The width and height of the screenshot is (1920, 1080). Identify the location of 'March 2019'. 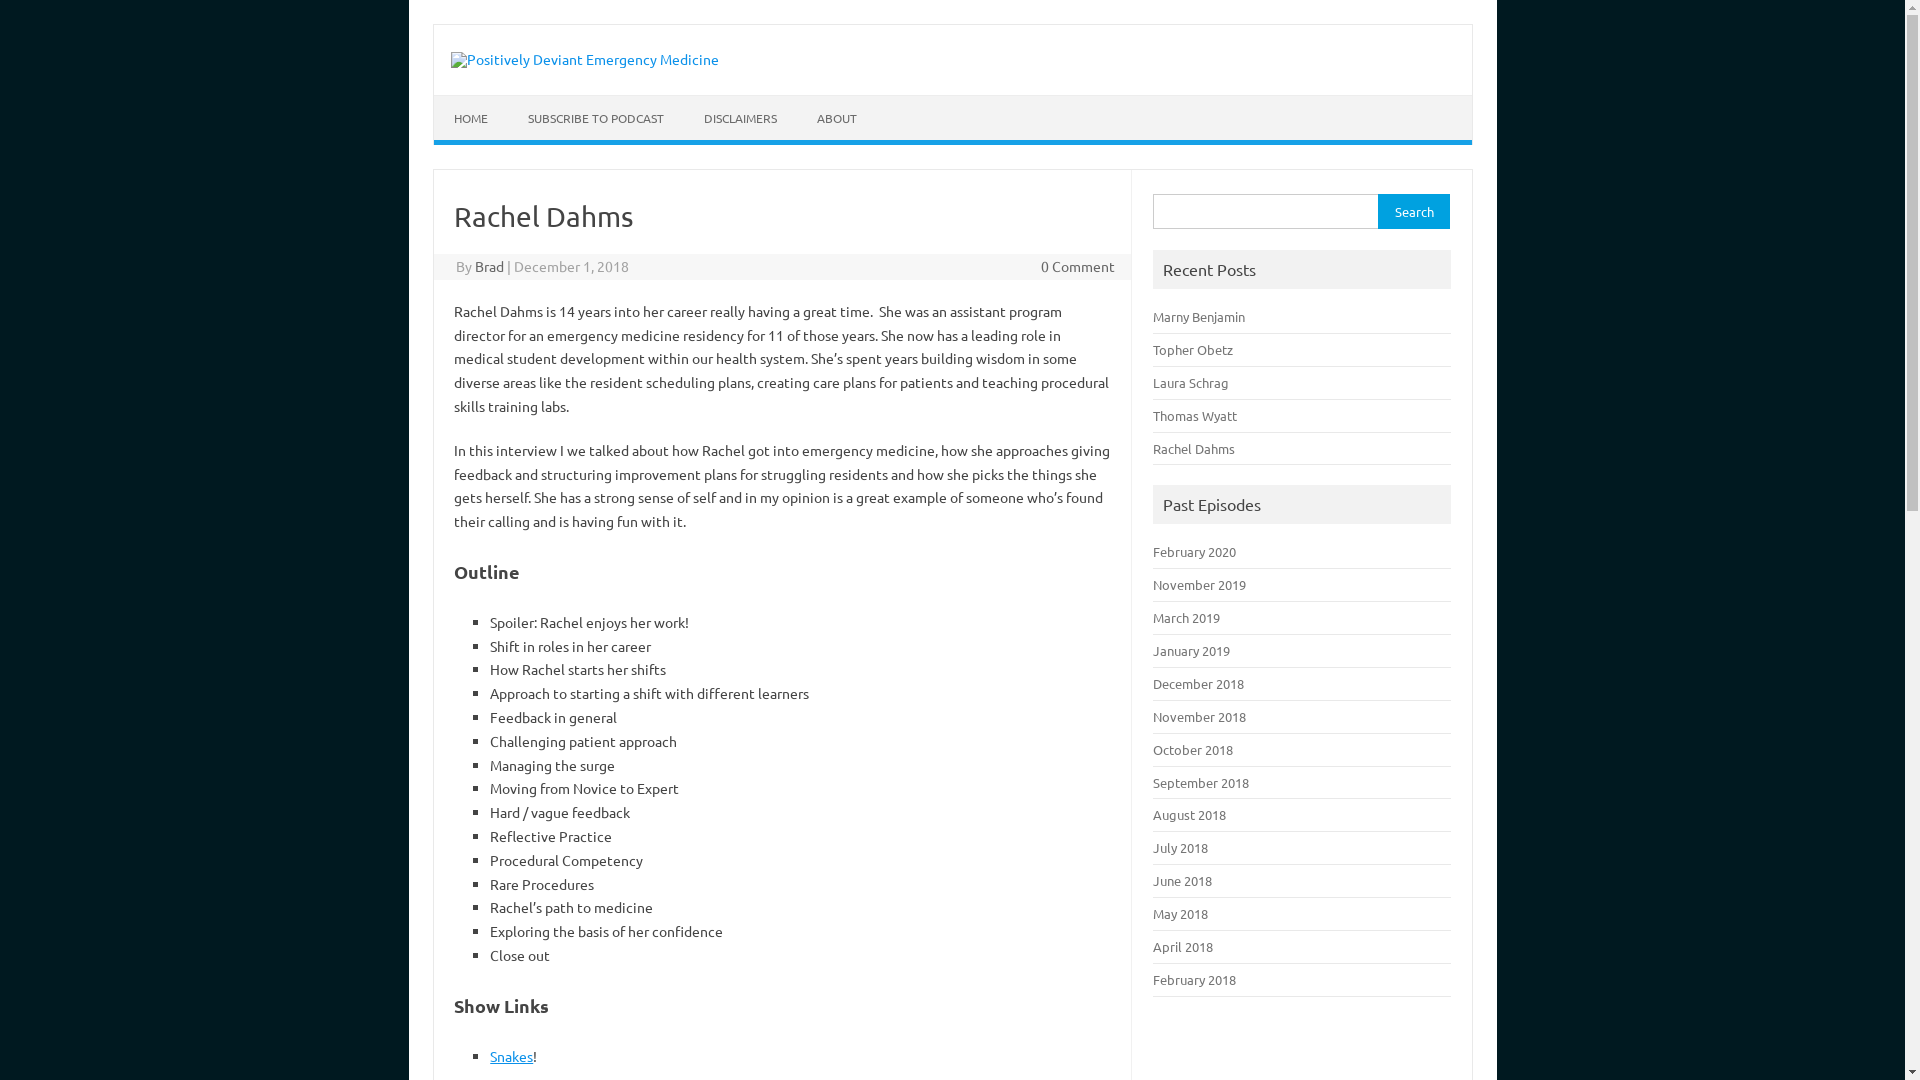
(1186, 616).